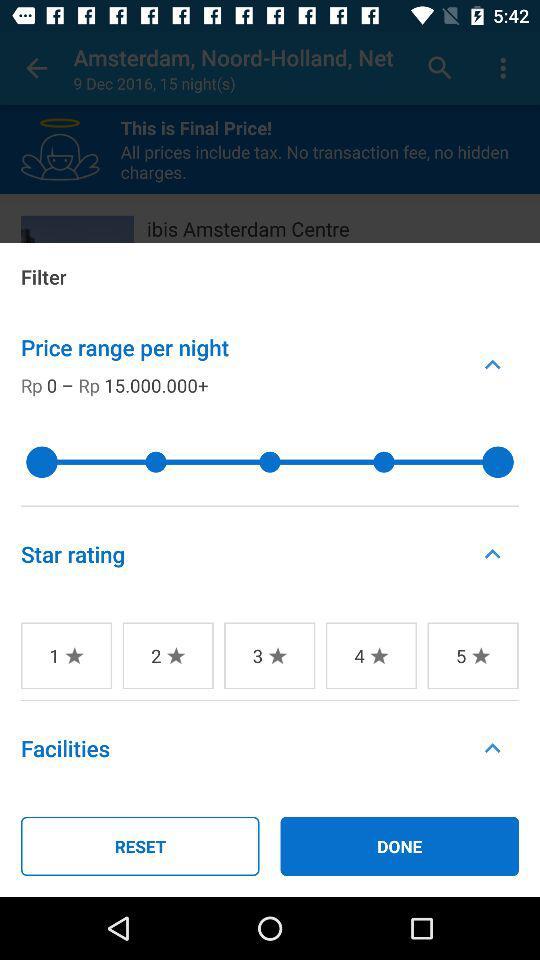  I want to click on the item next to the reset, so click(399, 845).